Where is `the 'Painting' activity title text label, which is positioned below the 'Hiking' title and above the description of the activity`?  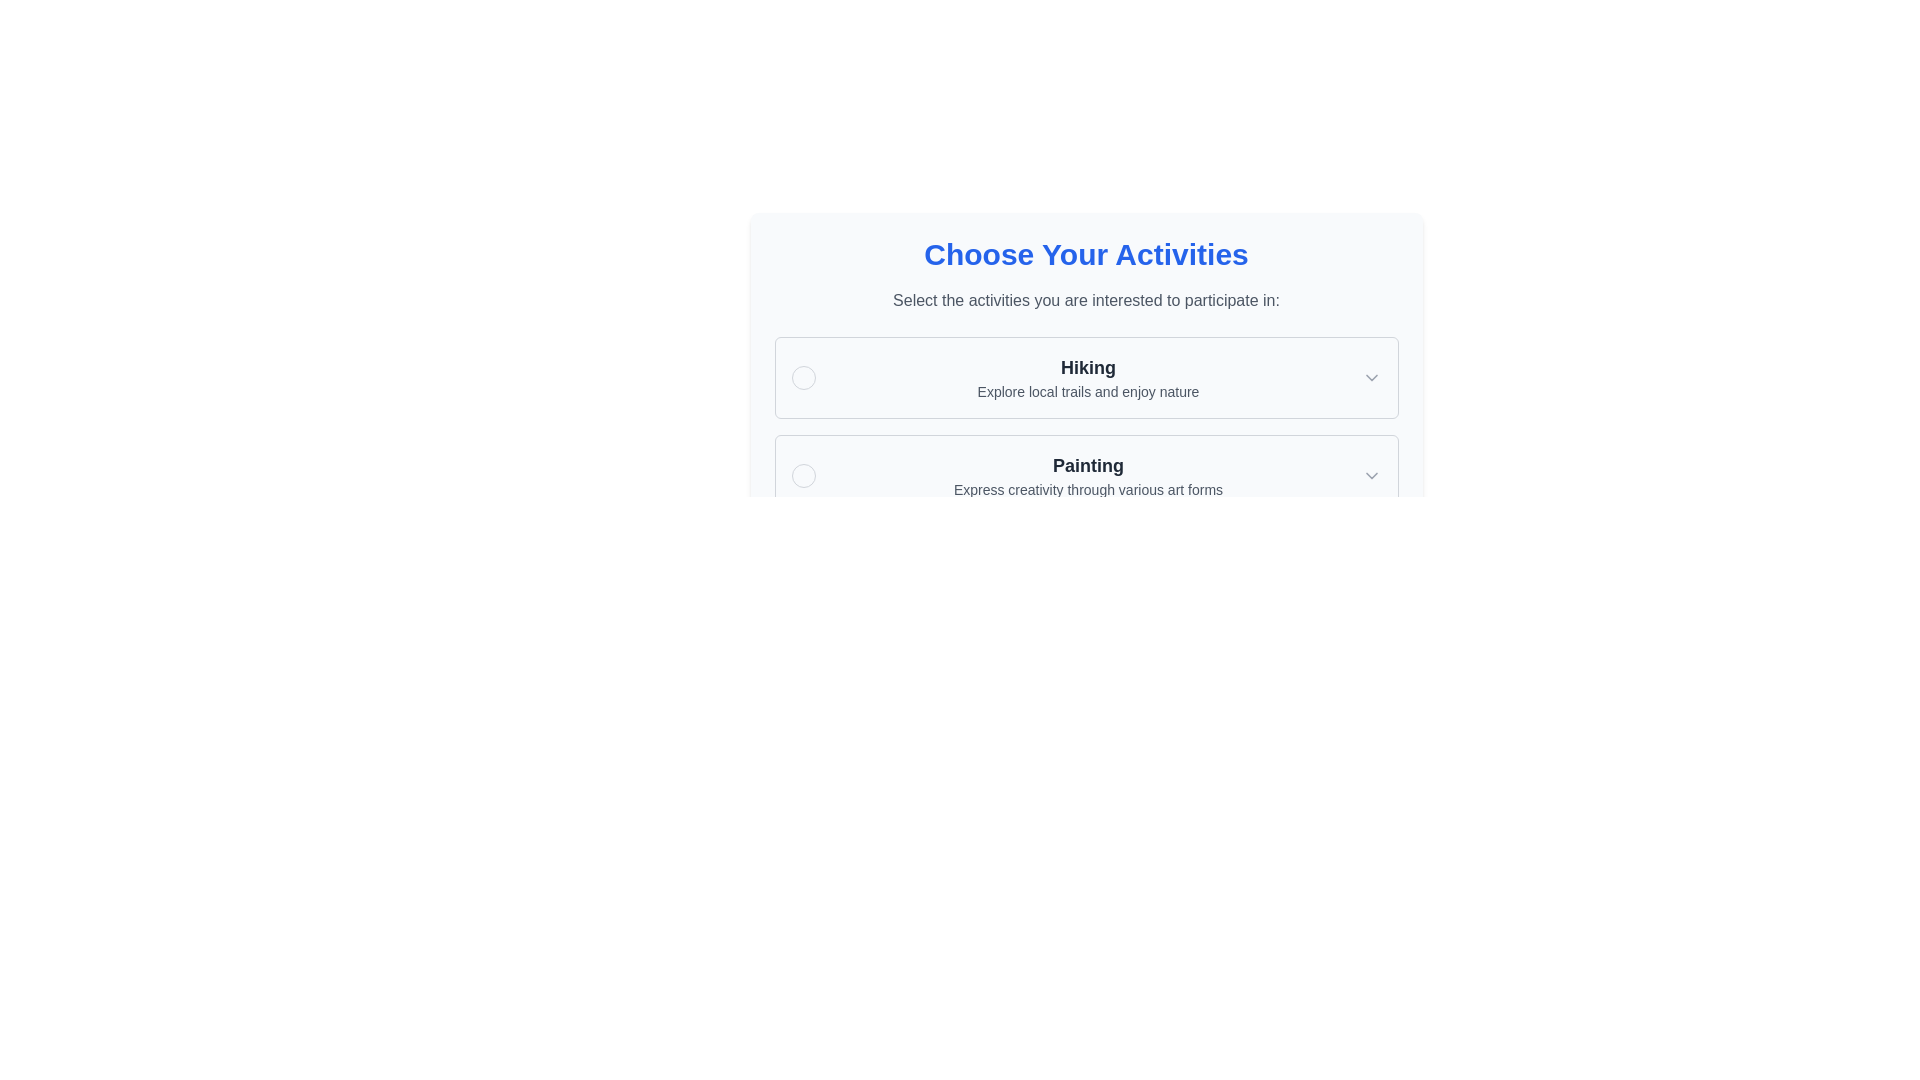 the 'Painting' activity title text label, which is positioned below the 'Hiking' title and above the description of the activity is located at coordinates (1087, 466).